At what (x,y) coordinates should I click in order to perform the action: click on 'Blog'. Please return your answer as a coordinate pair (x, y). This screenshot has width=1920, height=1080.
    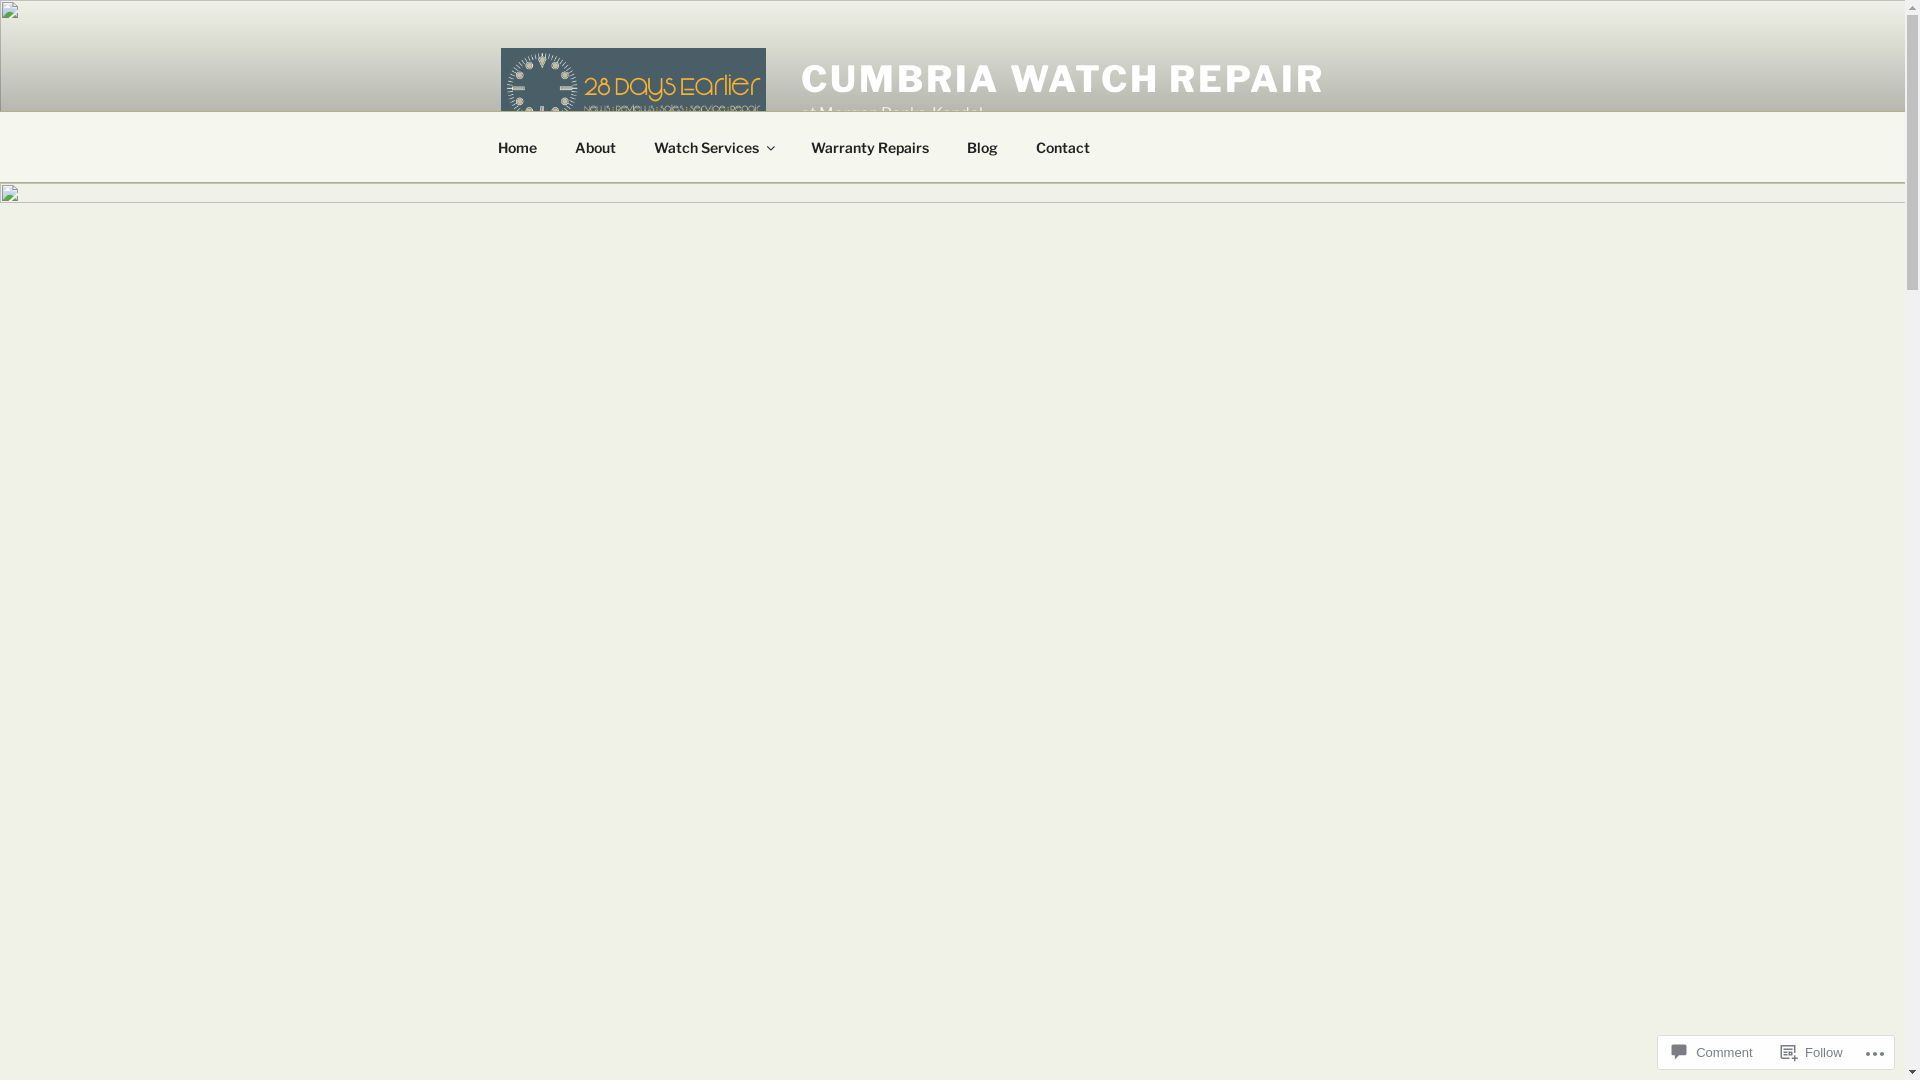
    Looking at the image, I should click on (983, 145).